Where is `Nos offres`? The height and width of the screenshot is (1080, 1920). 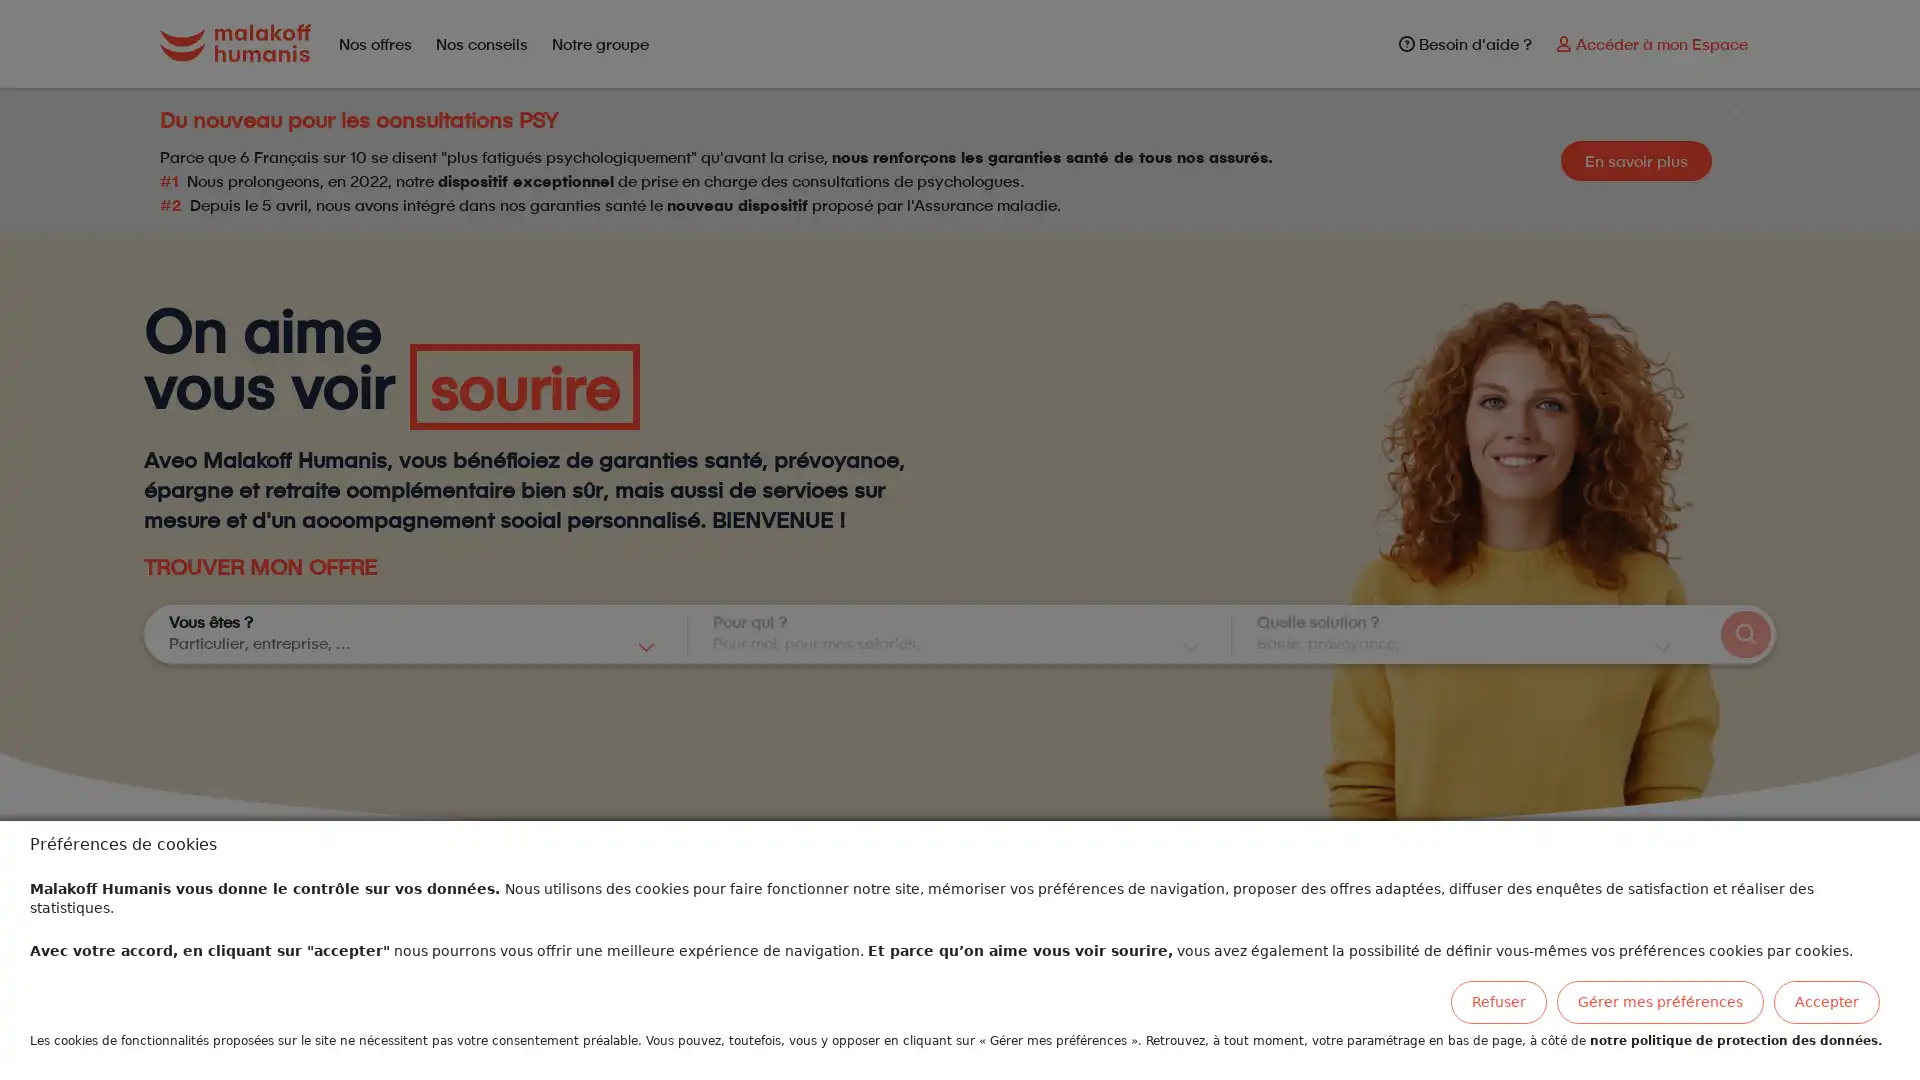
Nos offres is located at coordinates (374, 43).